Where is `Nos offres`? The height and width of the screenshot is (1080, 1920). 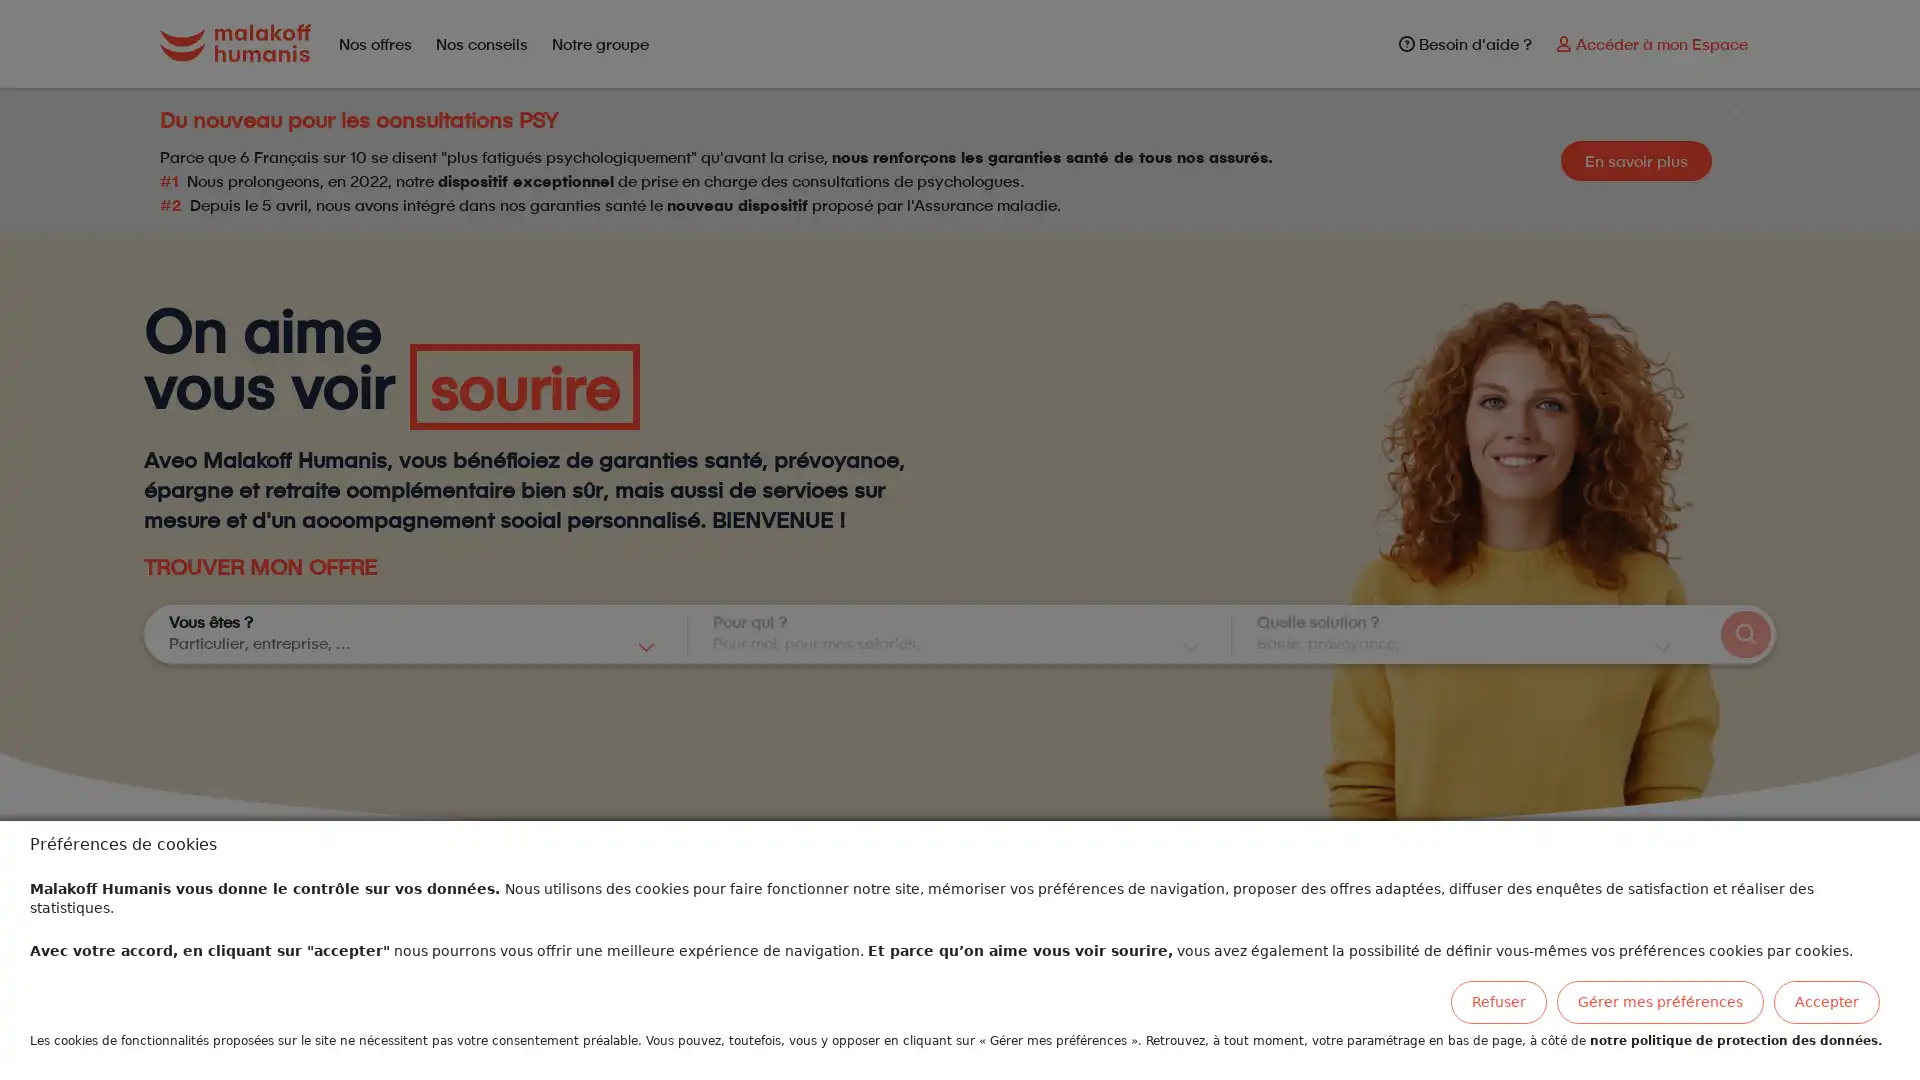
Nos offres is located at coordinates (374, 43).